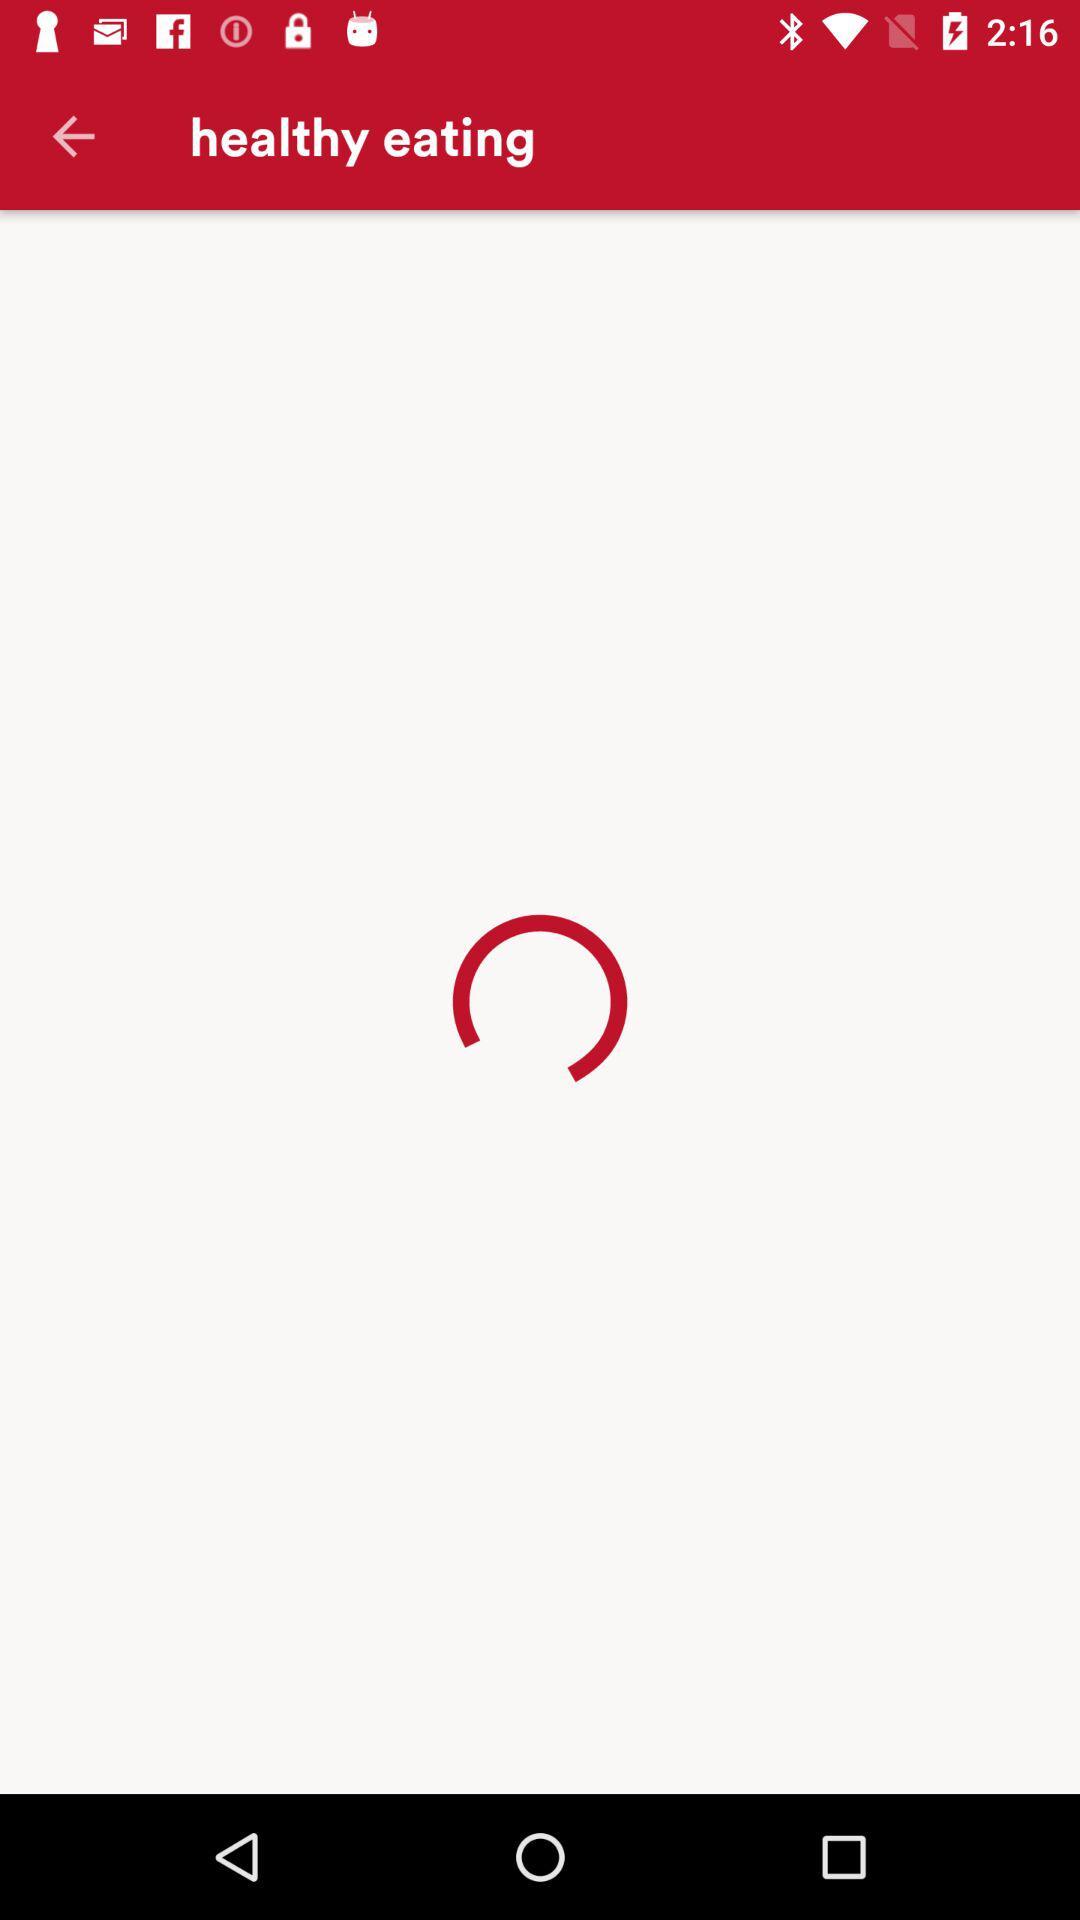 The width and height of the screenshot is (1080, 1920). What do you see at coordinates (72, 135) in the screenshot?
I see `item next to healthy eating icon` at bounding box center [72, 135].